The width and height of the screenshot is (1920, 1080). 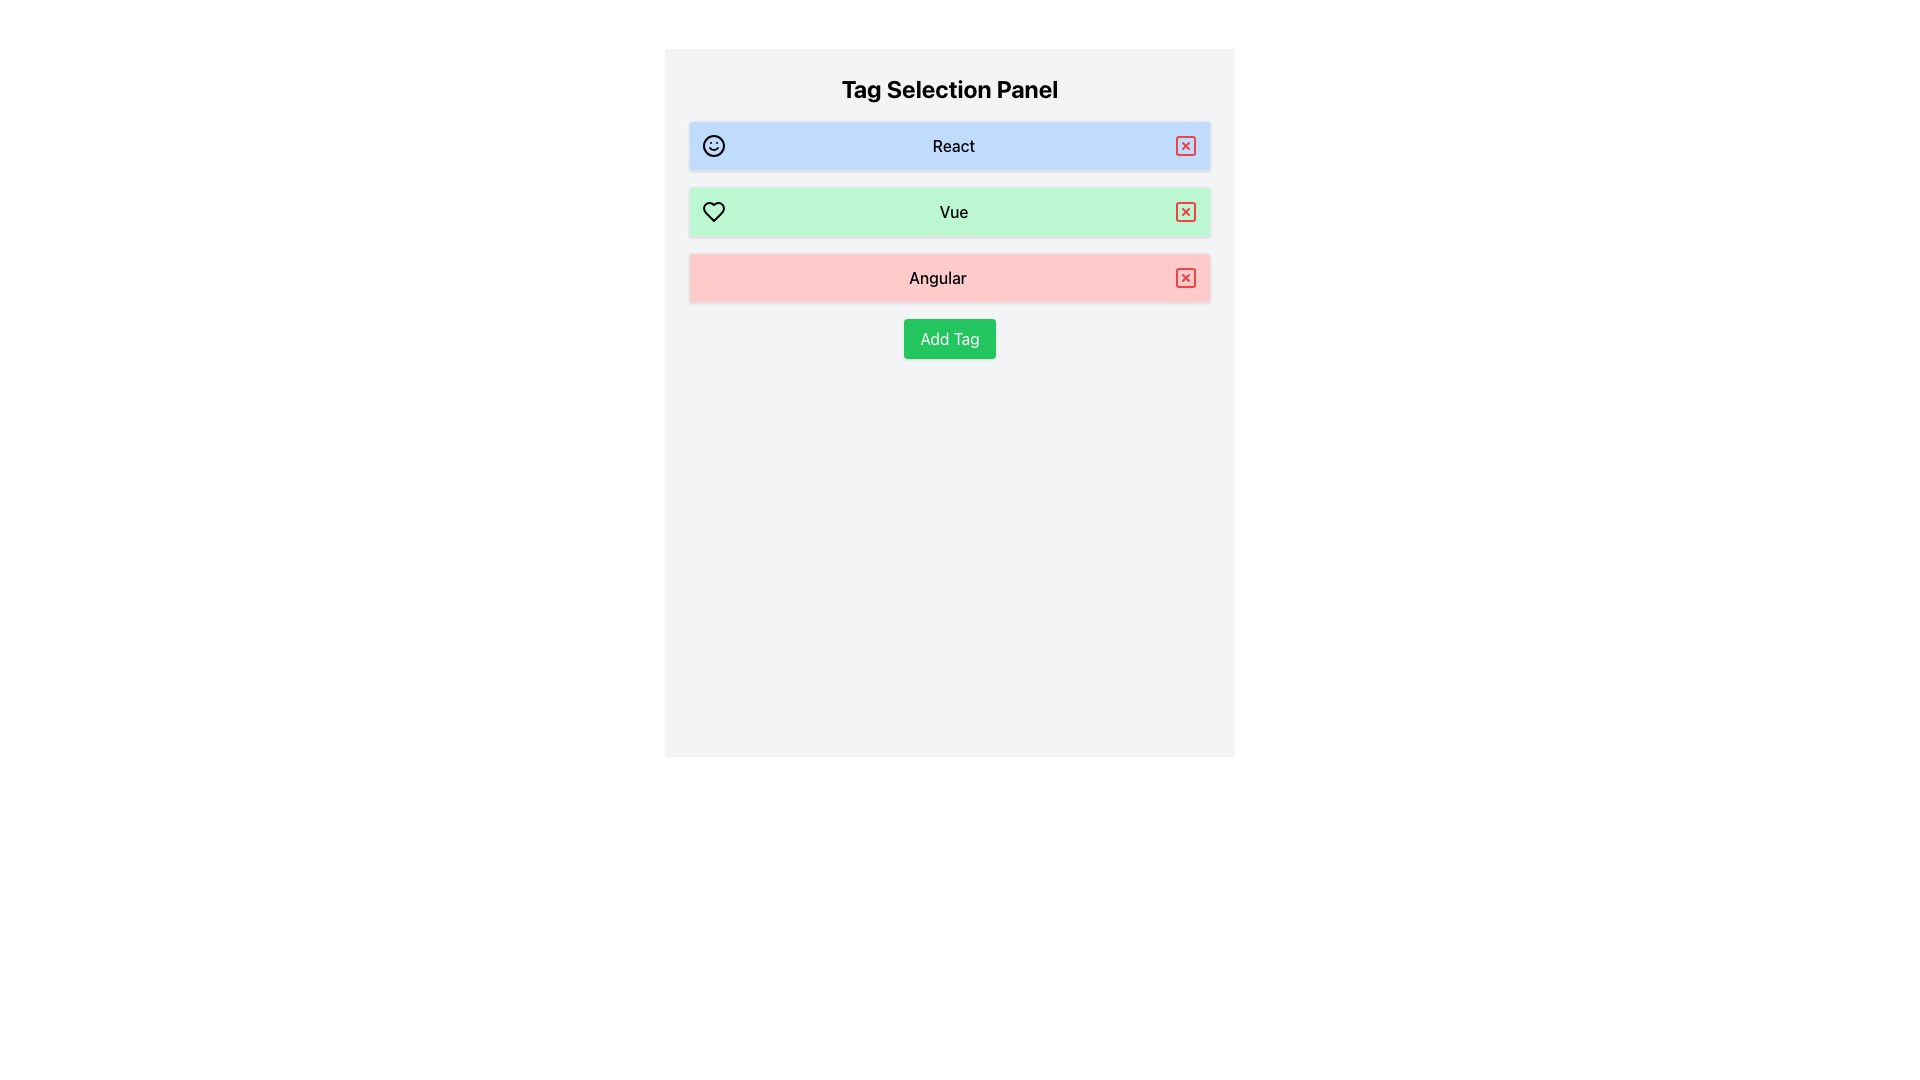 What do you see at coordinates (949, 145) in the screenshot?
I see `the selectable tag option labeled 'React' in the Tag Selection Panel` at bounding box center [949, 145].